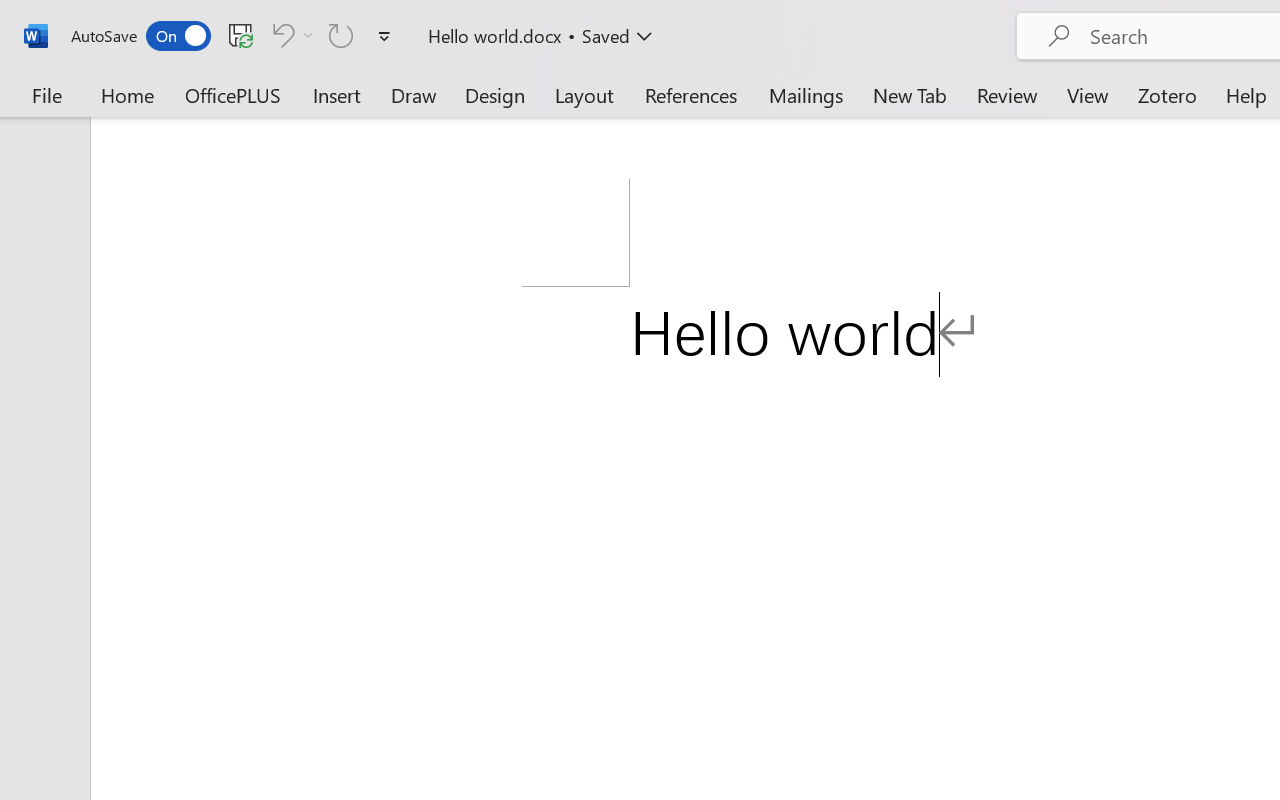 The image size is (1280, 800). What do you see at coordinates (806, 94) in the screenshot?
I see `'Mailings'` at bounding box center [806, 94].